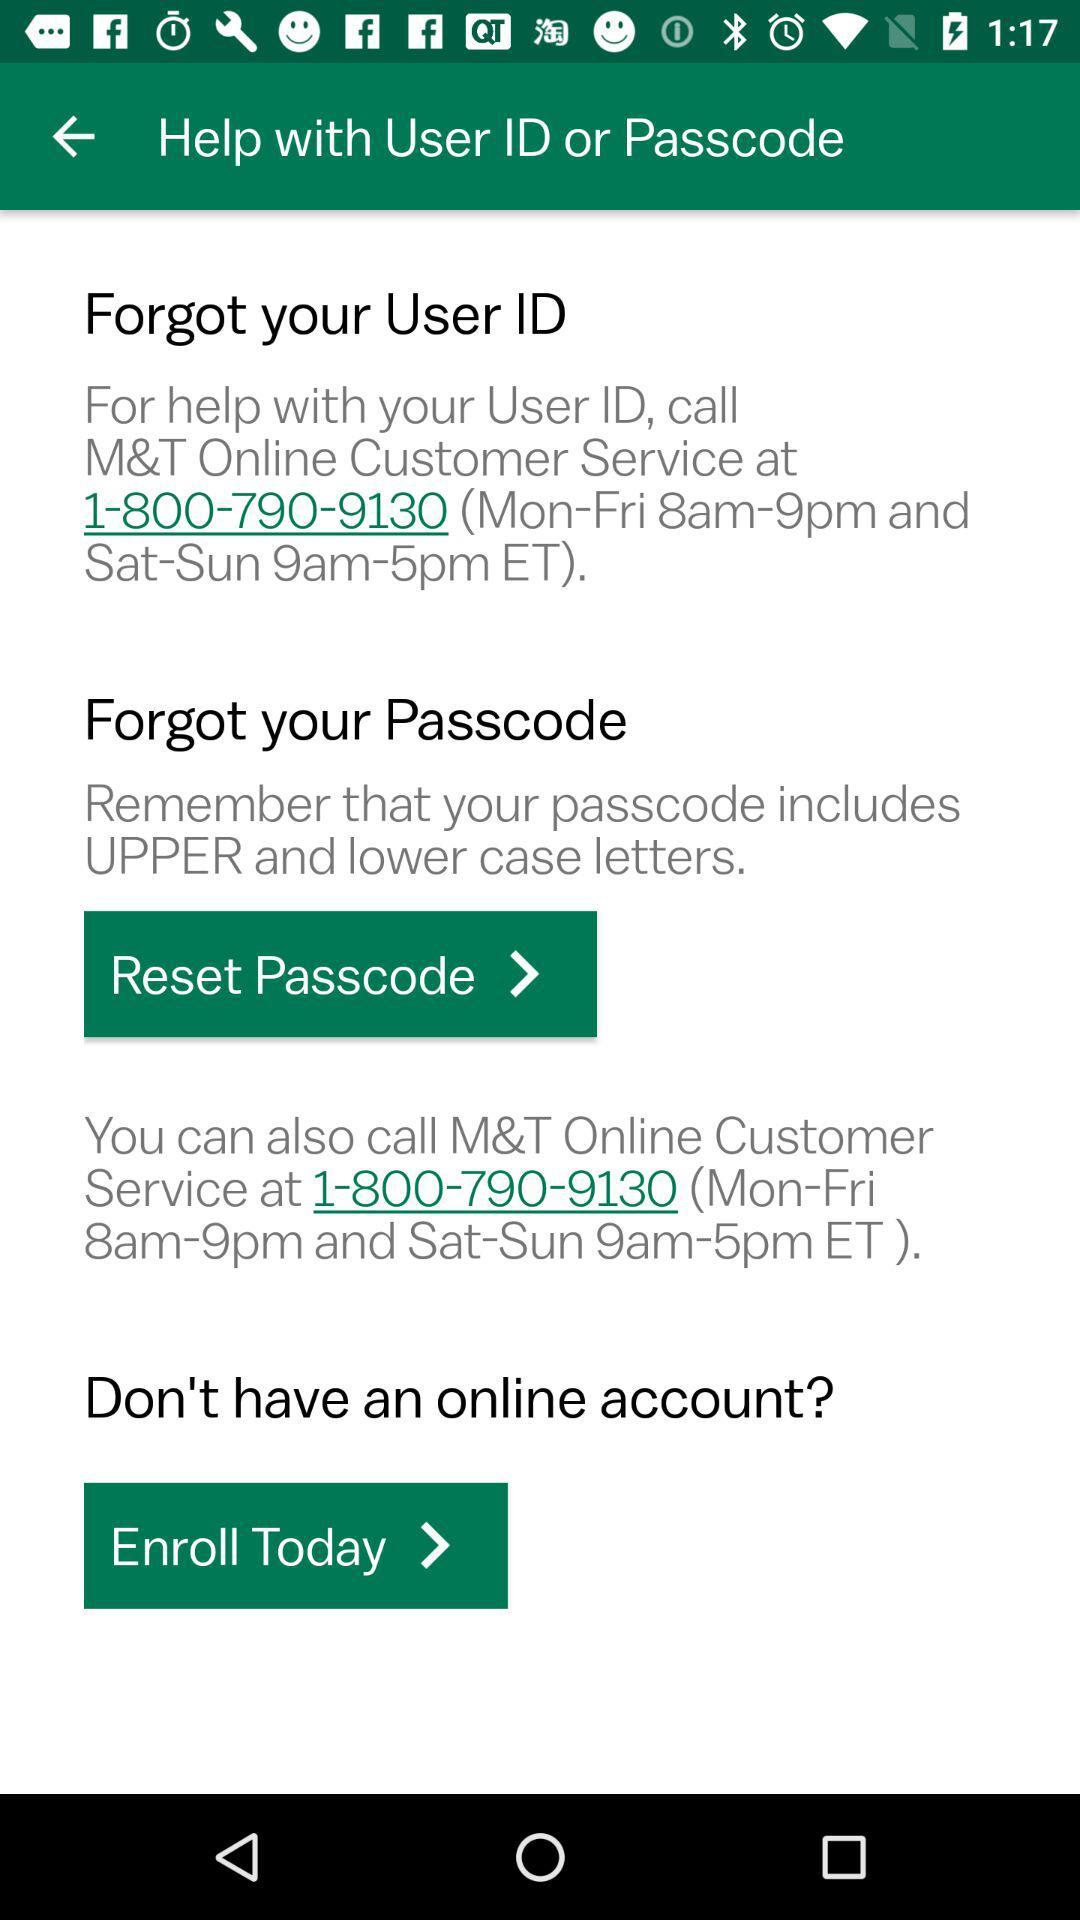 The height and width of the screenshot is (1920, 1080). I want to click on icon below remember that your, so click(339, 974).